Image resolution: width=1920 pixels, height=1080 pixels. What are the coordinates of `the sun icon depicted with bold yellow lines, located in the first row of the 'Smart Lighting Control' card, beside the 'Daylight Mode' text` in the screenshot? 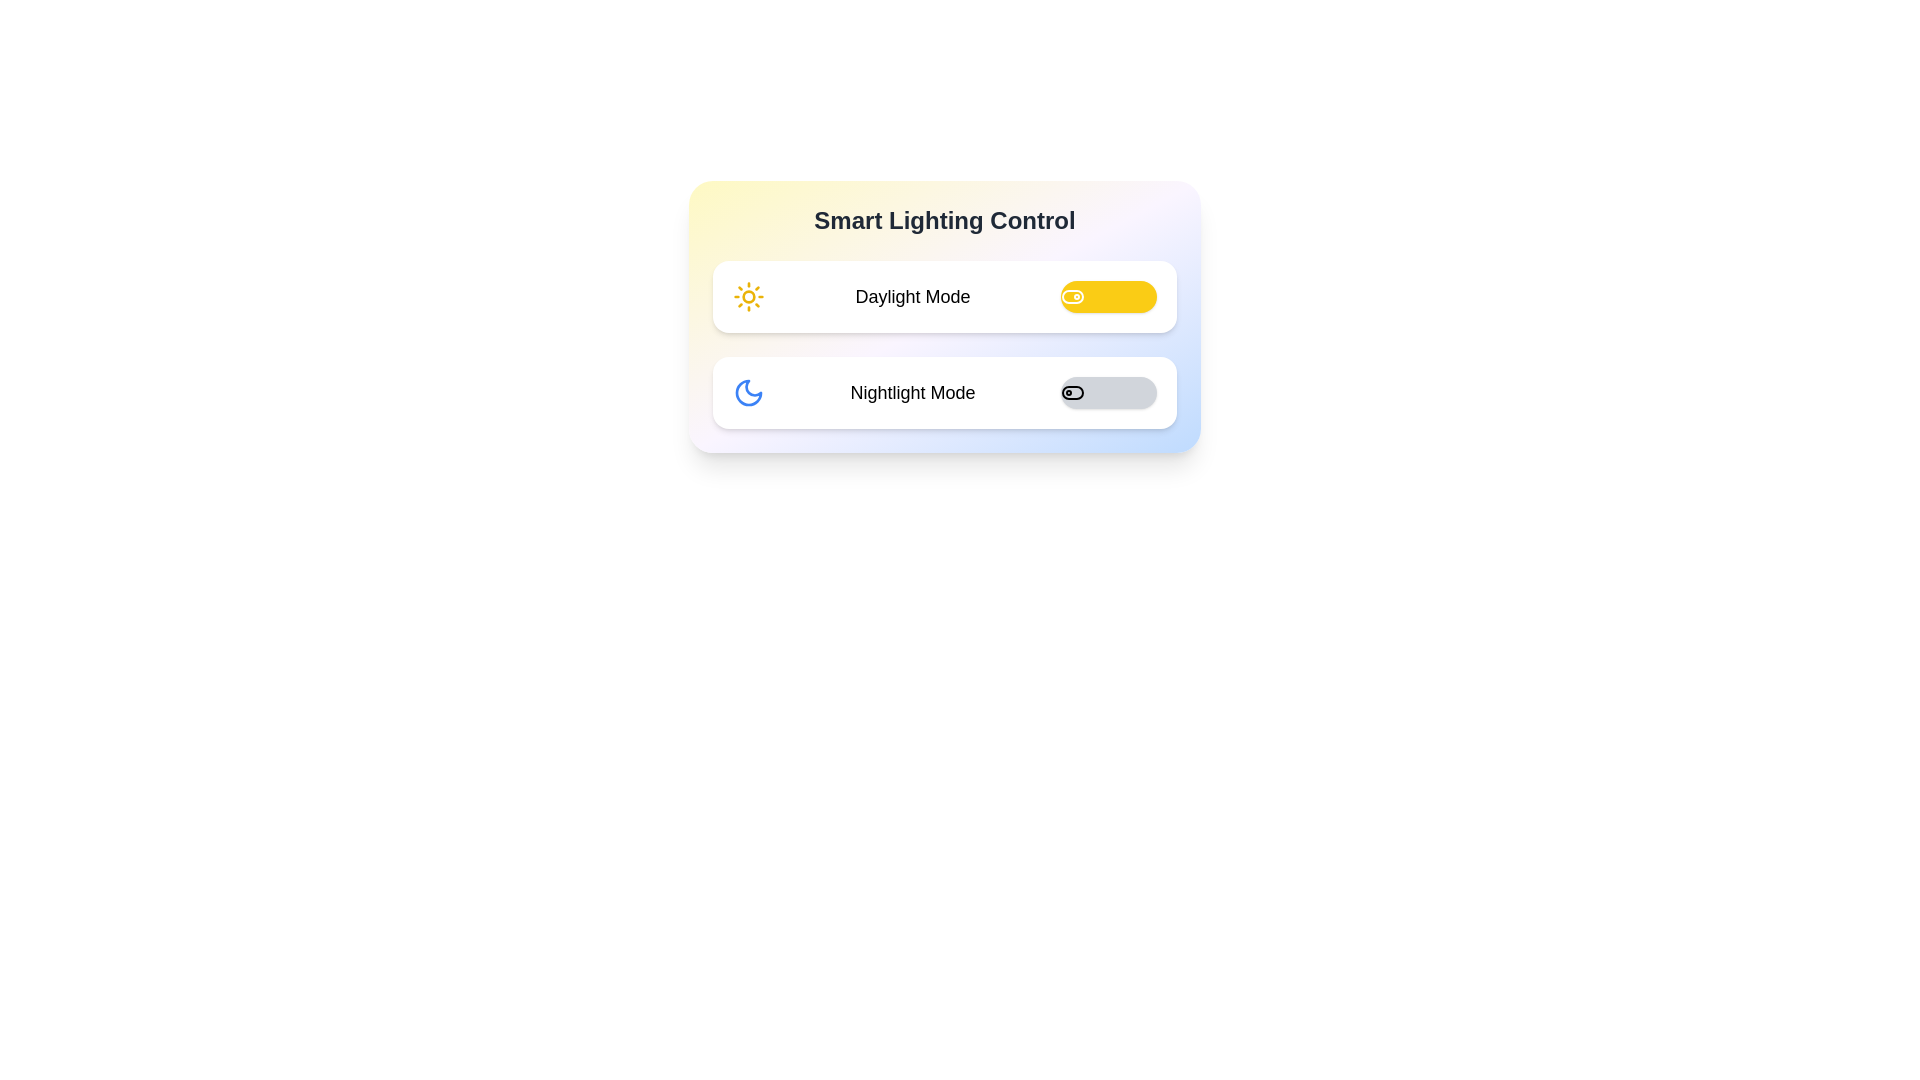 It's located at (747, 297).